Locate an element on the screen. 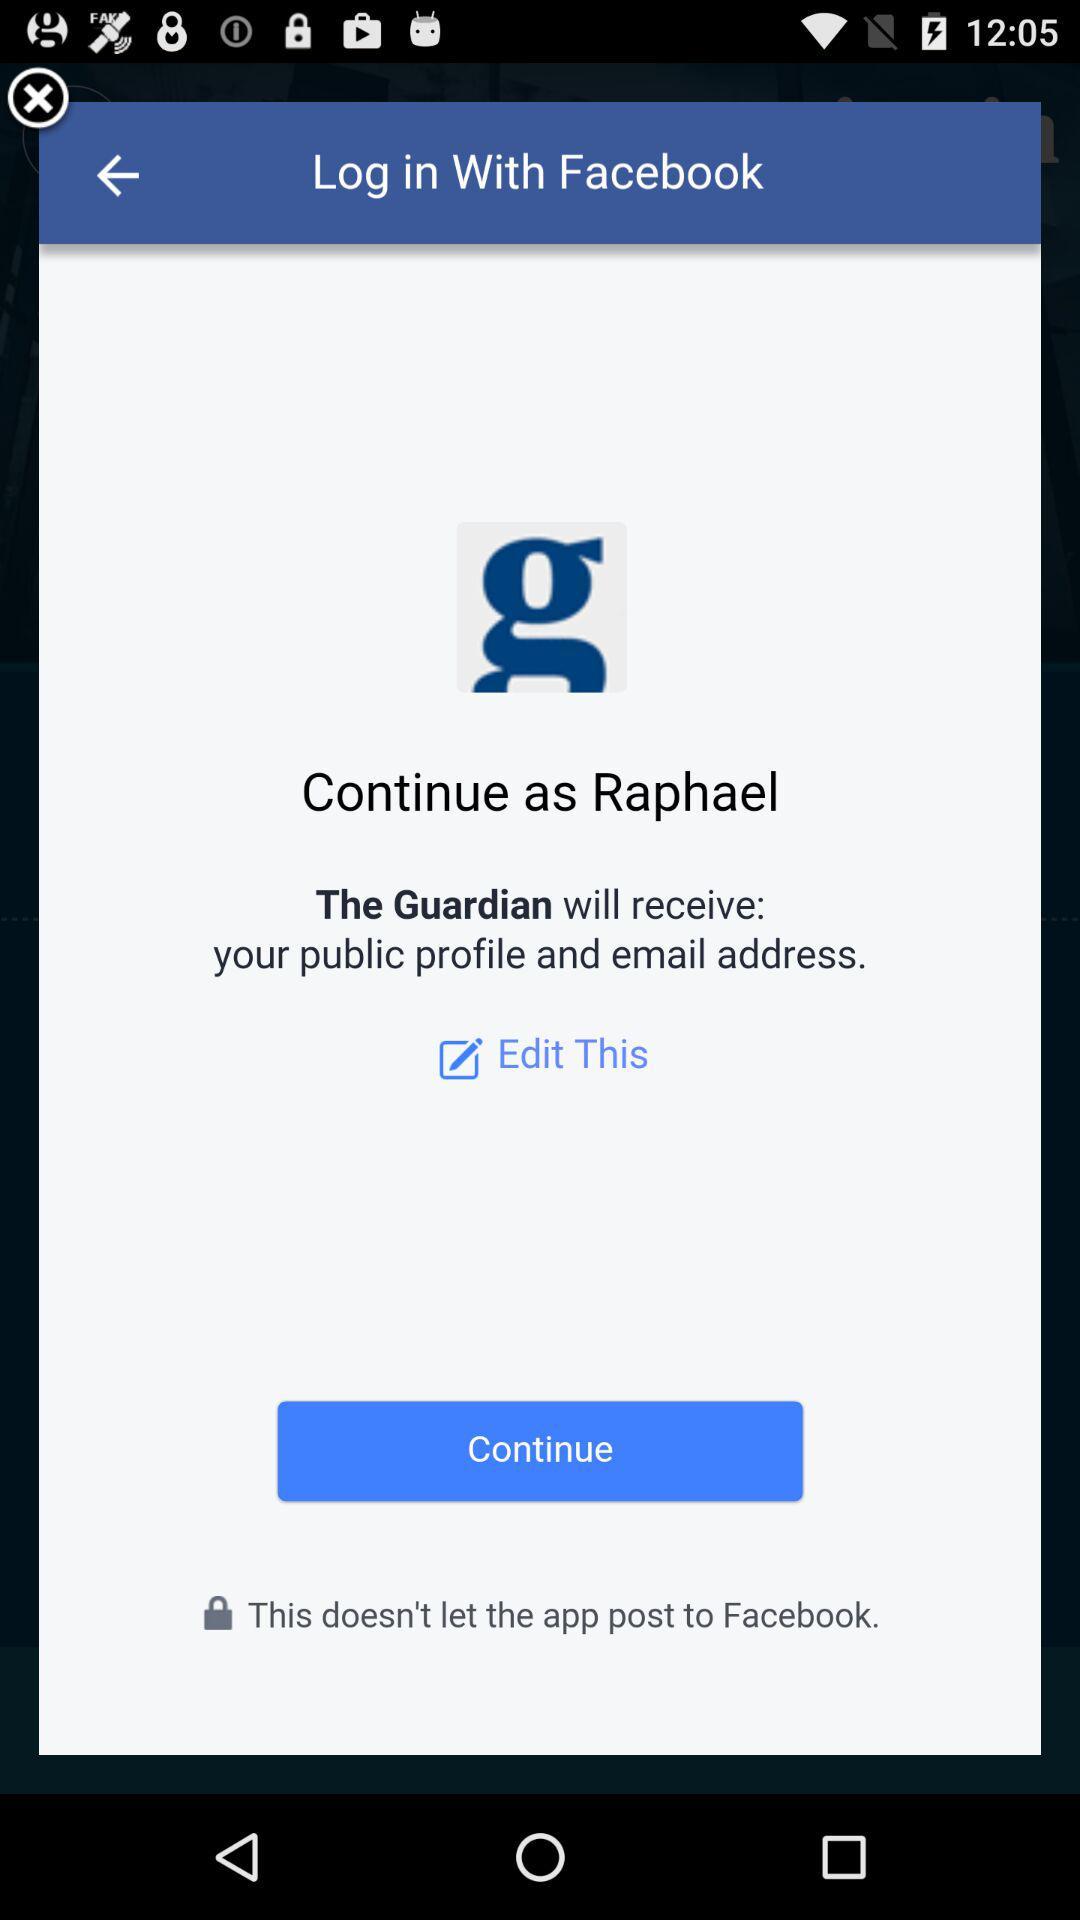  log in to facebook is located at coordinates (540, 927).